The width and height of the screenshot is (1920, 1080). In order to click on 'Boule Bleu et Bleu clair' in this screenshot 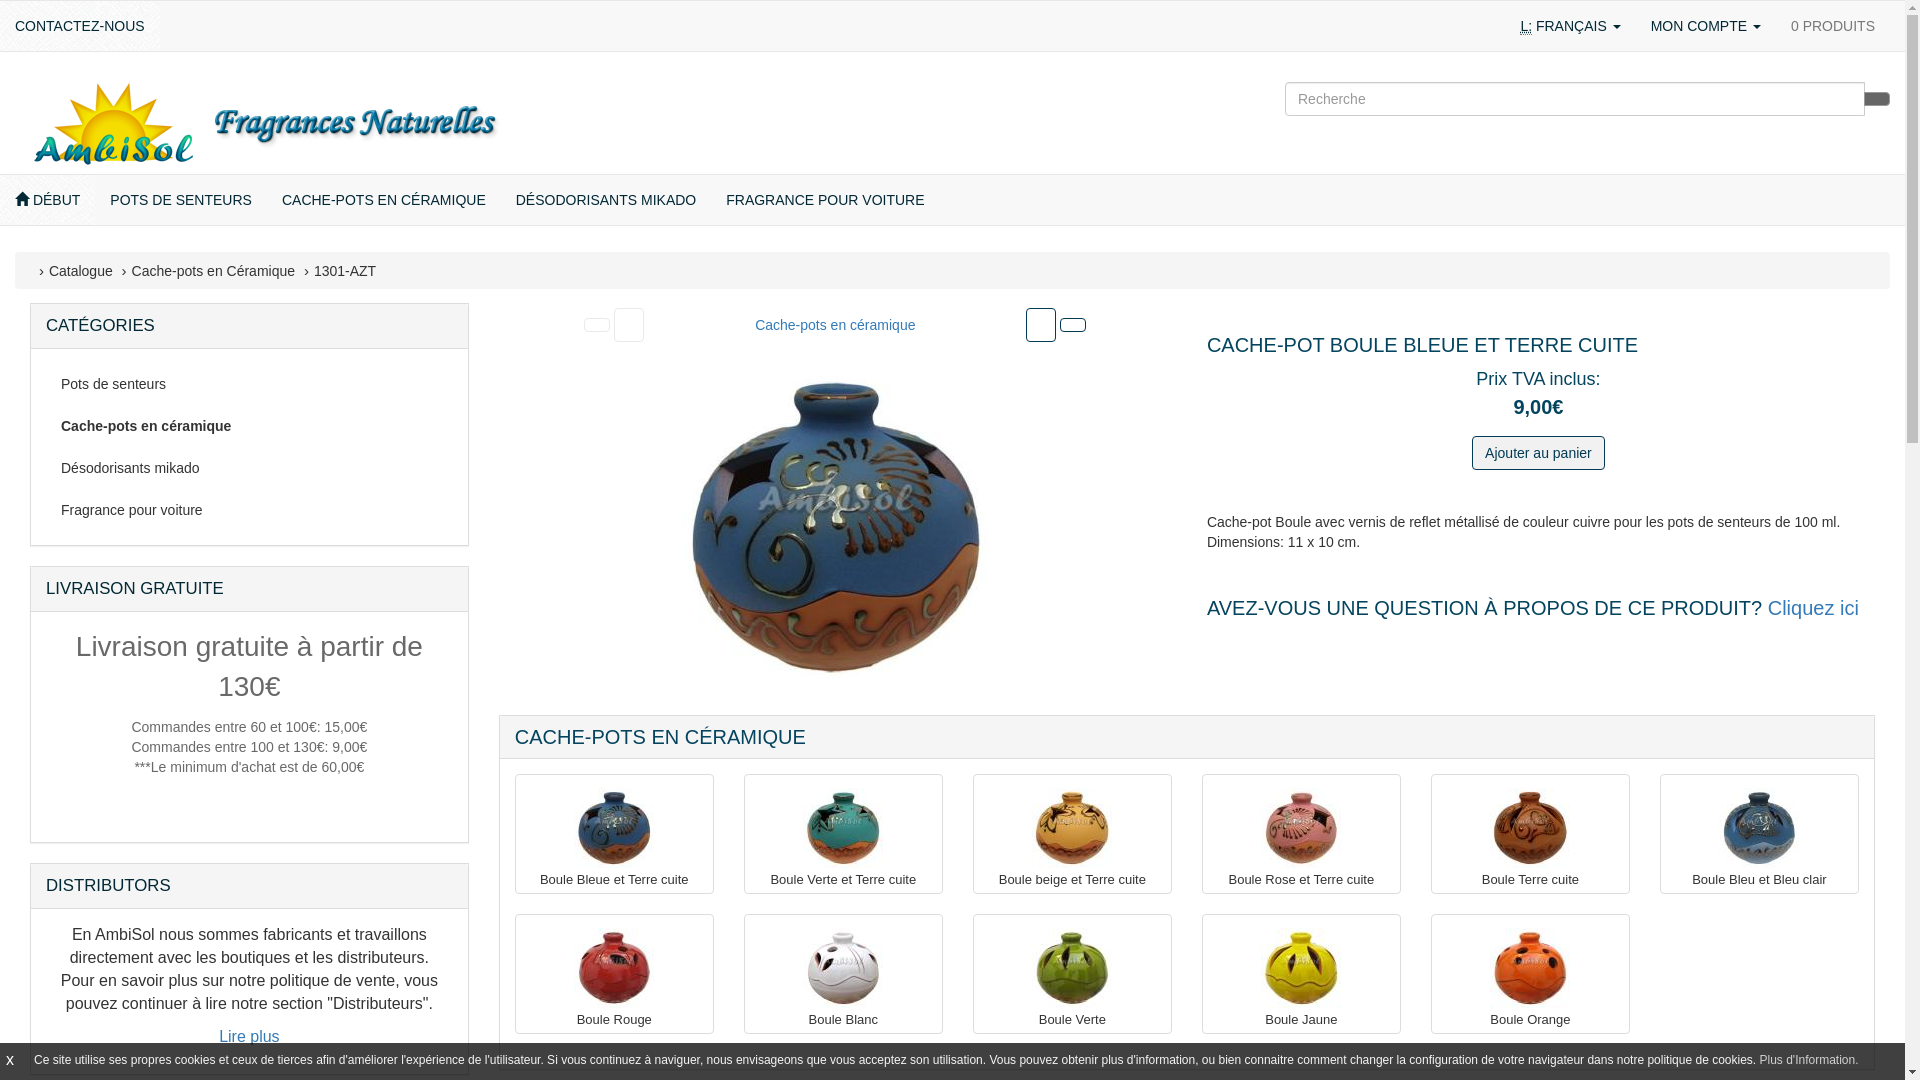, I will do `click(1757, 828)`.